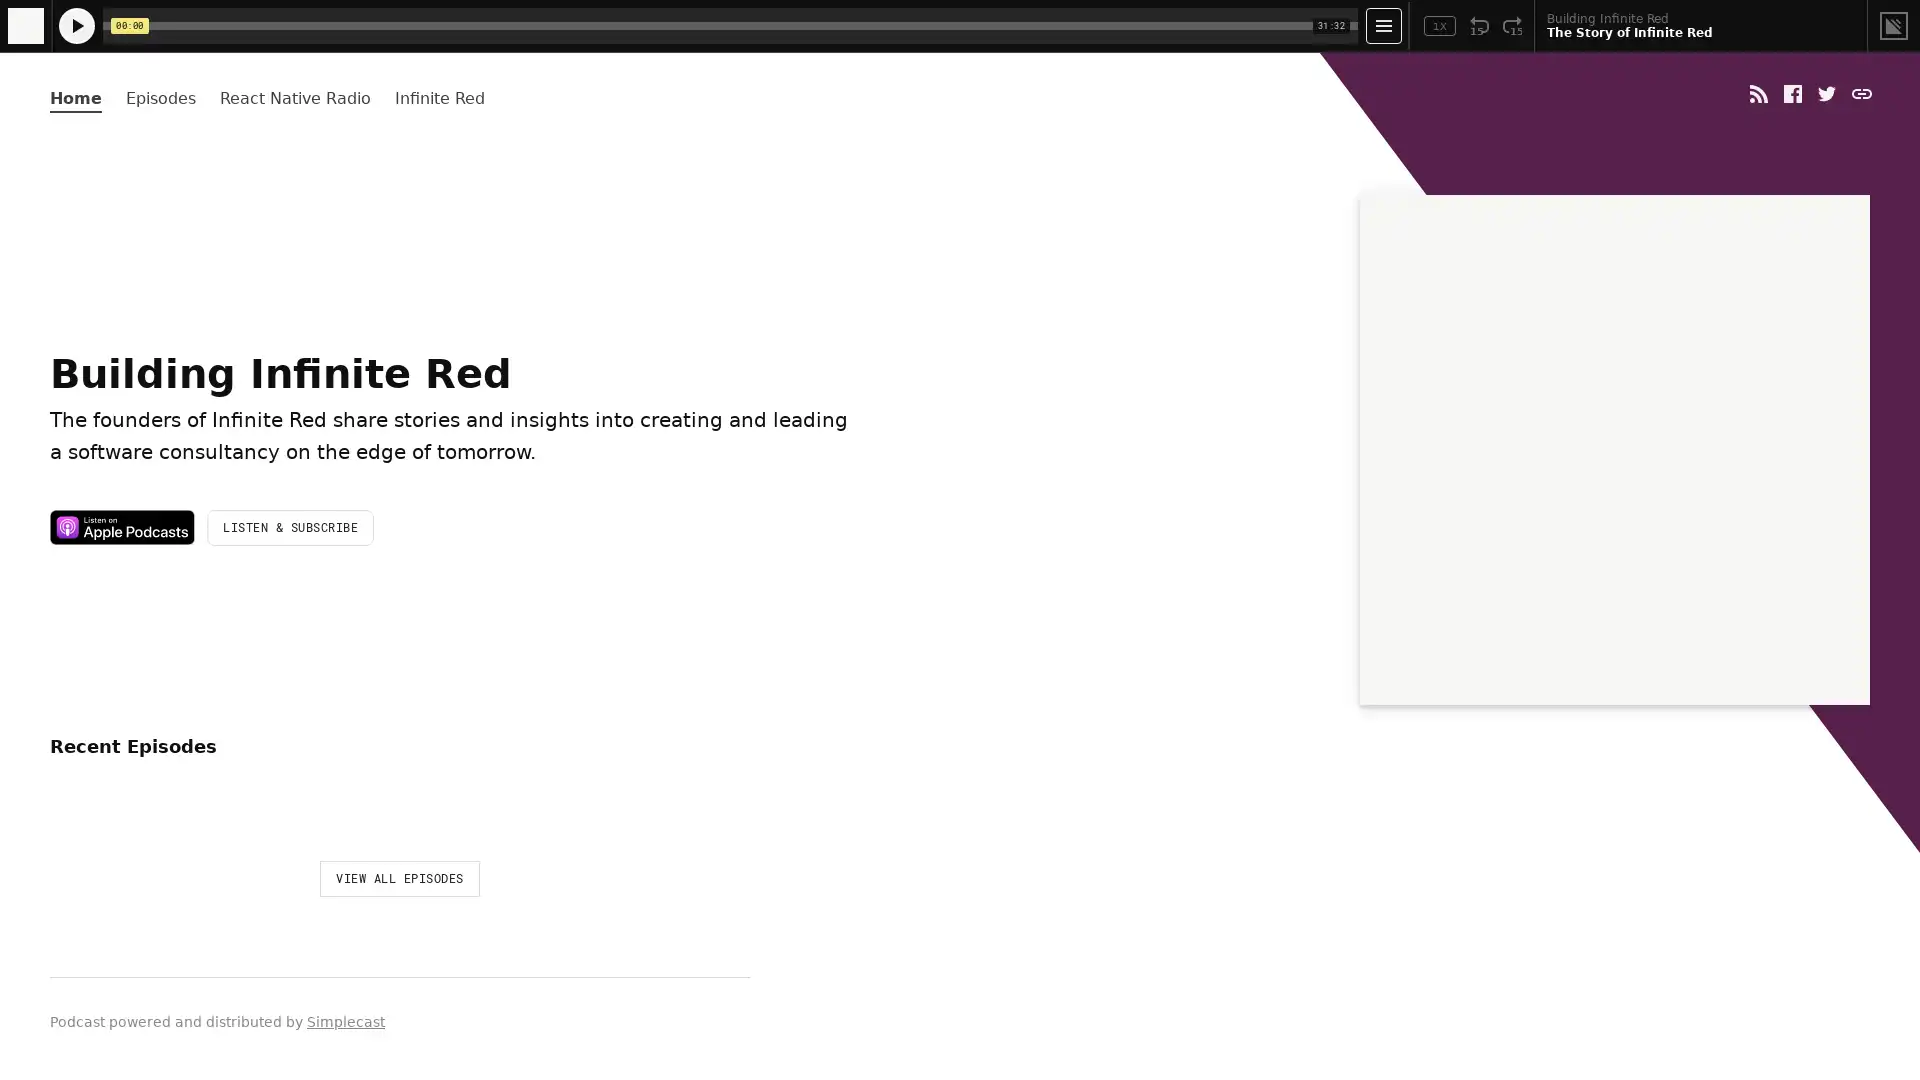 The width and height of the screenshot is (1920, 1080). What do you see at coordinates (73, 829) in the screenshot?
I see `Play` at bounding box center [73, 829].